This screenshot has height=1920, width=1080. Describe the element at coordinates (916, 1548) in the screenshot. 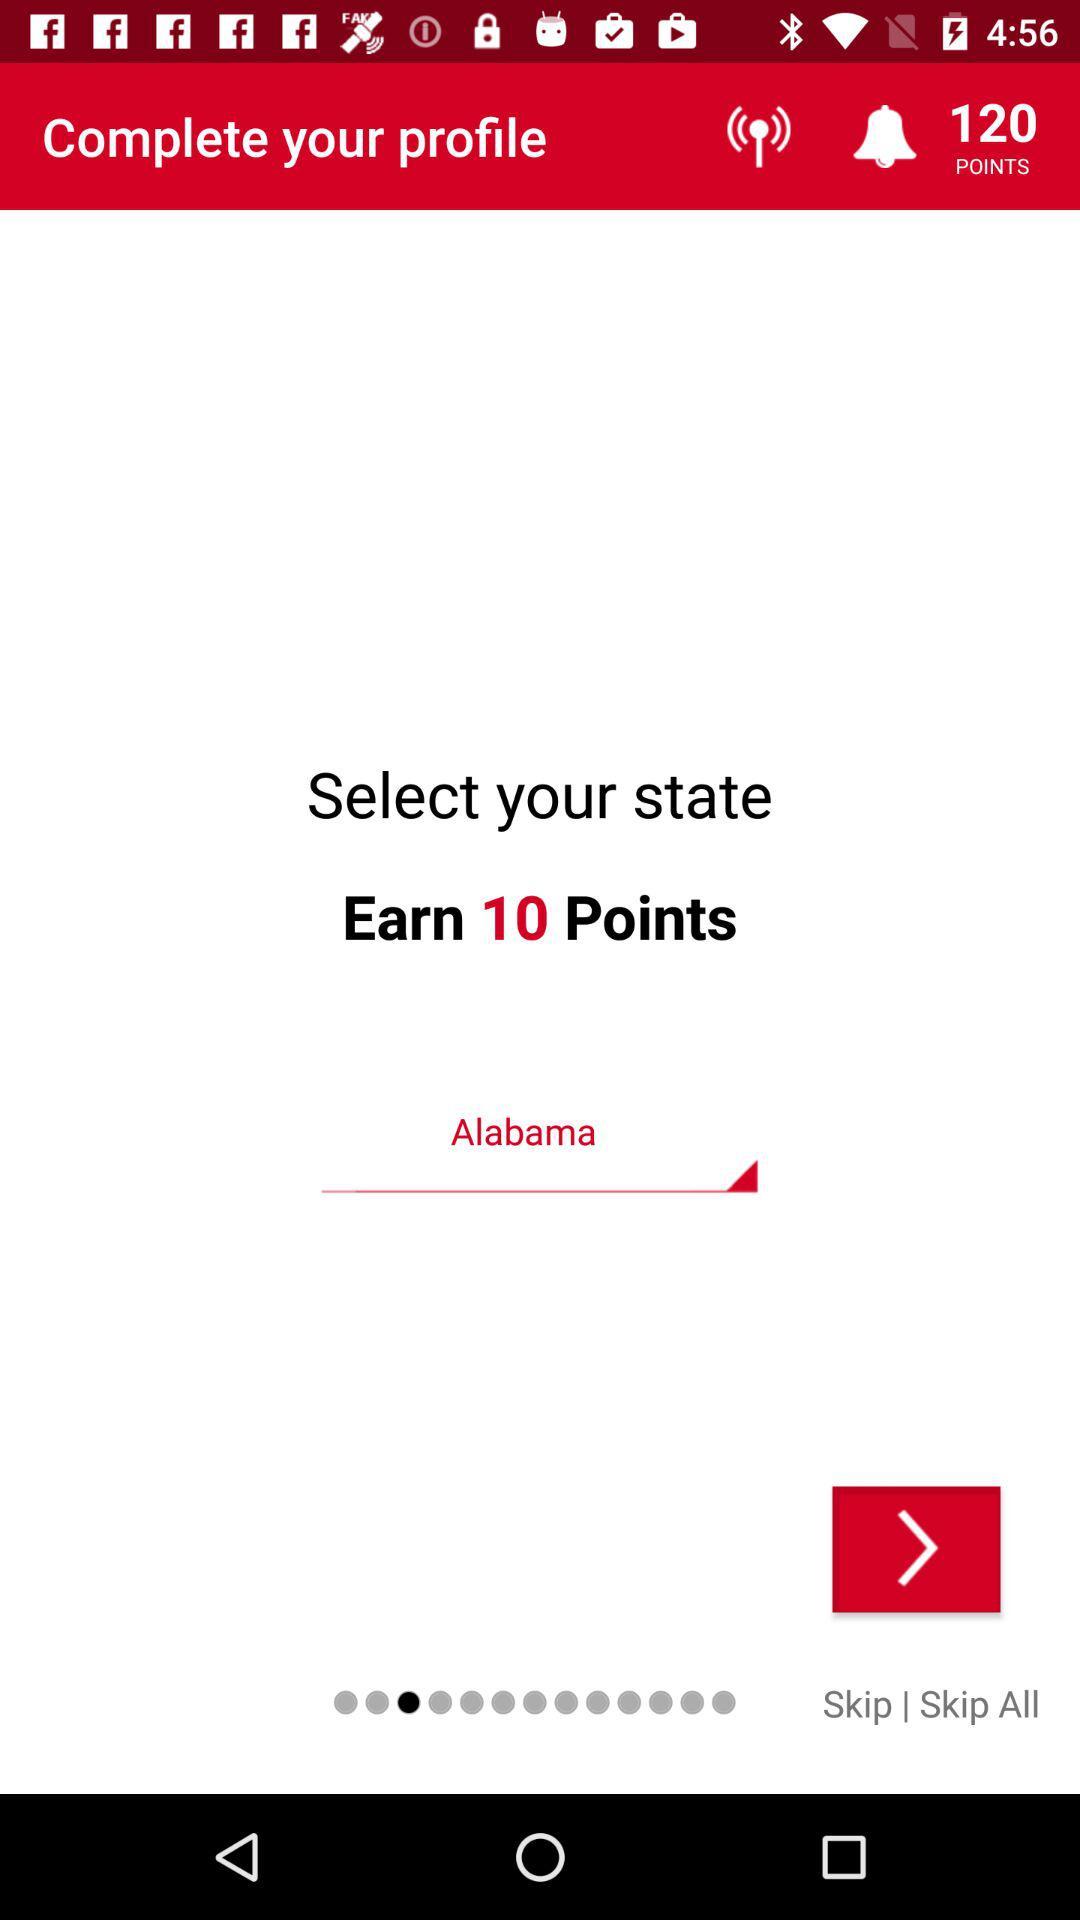

I see `item below points` at that location.